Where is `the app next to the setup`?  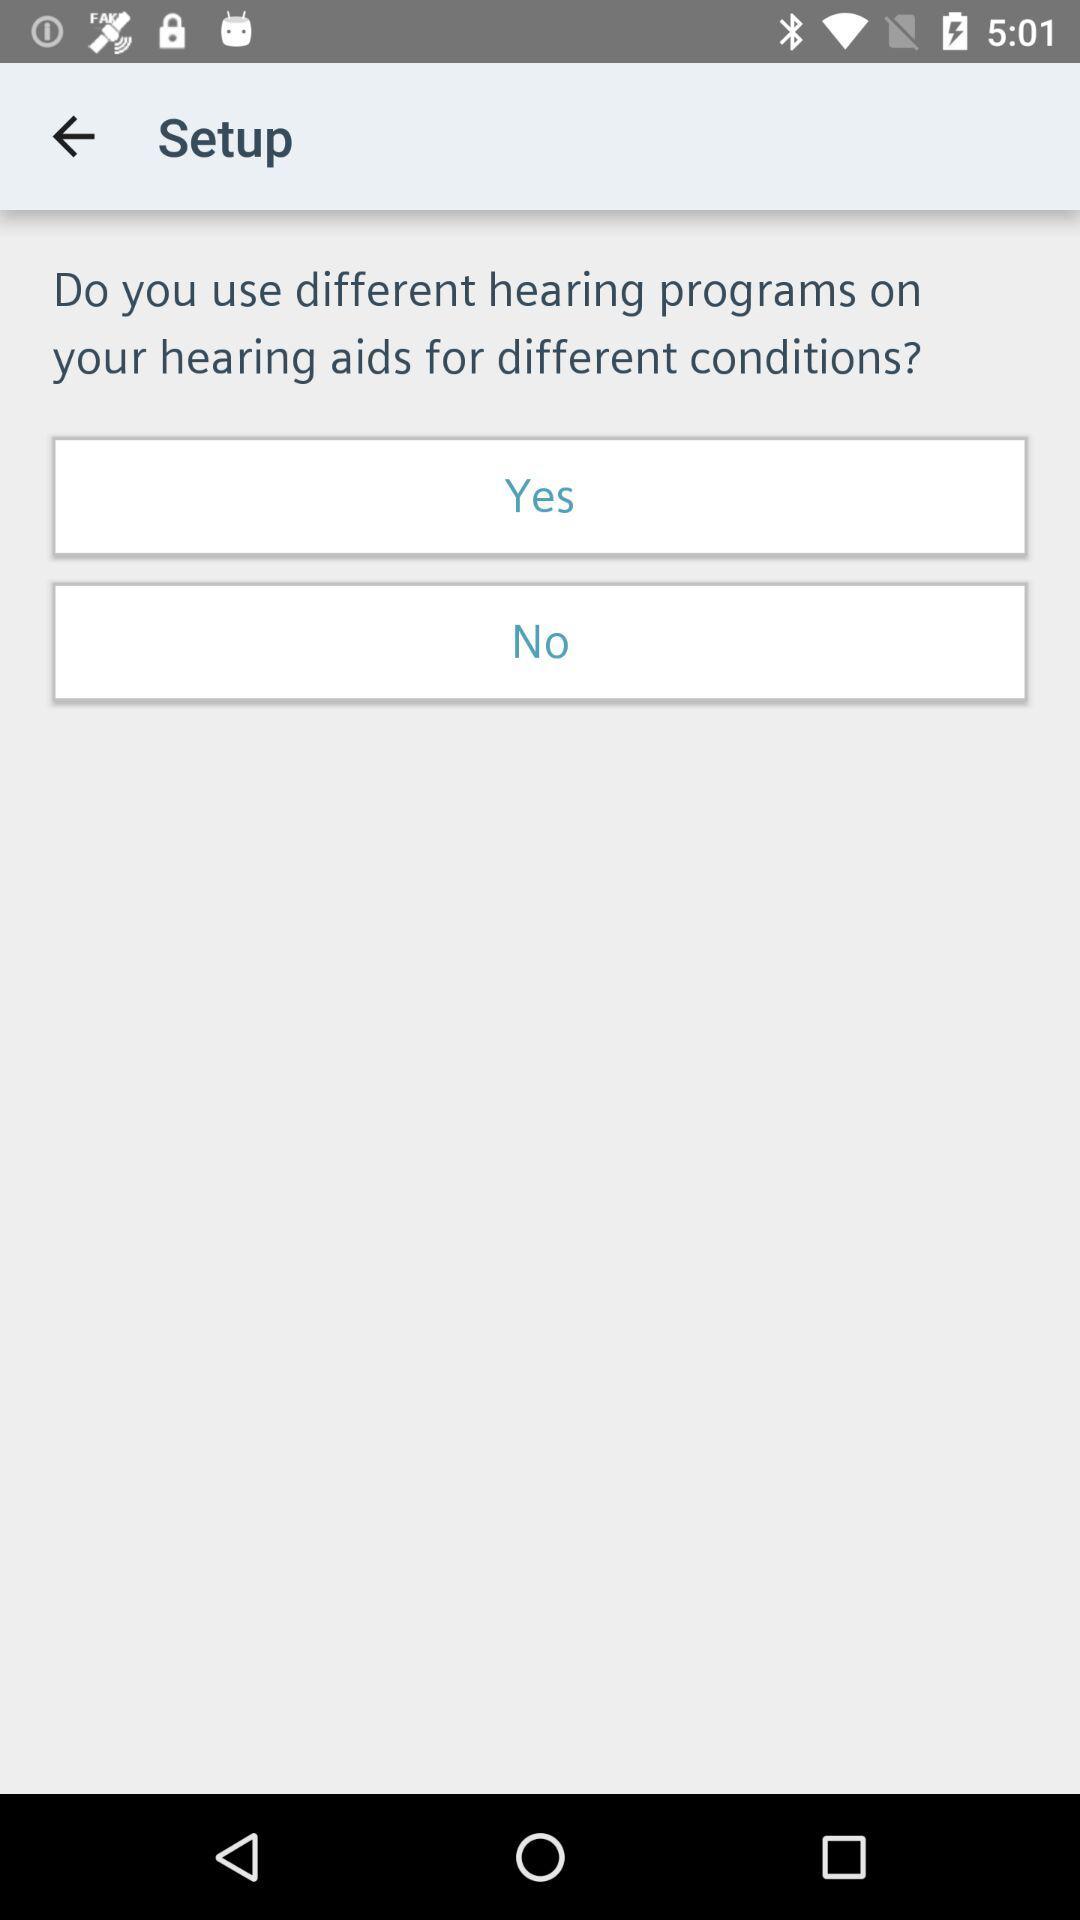
the app next to the setup is located at coordinates (72, 135).